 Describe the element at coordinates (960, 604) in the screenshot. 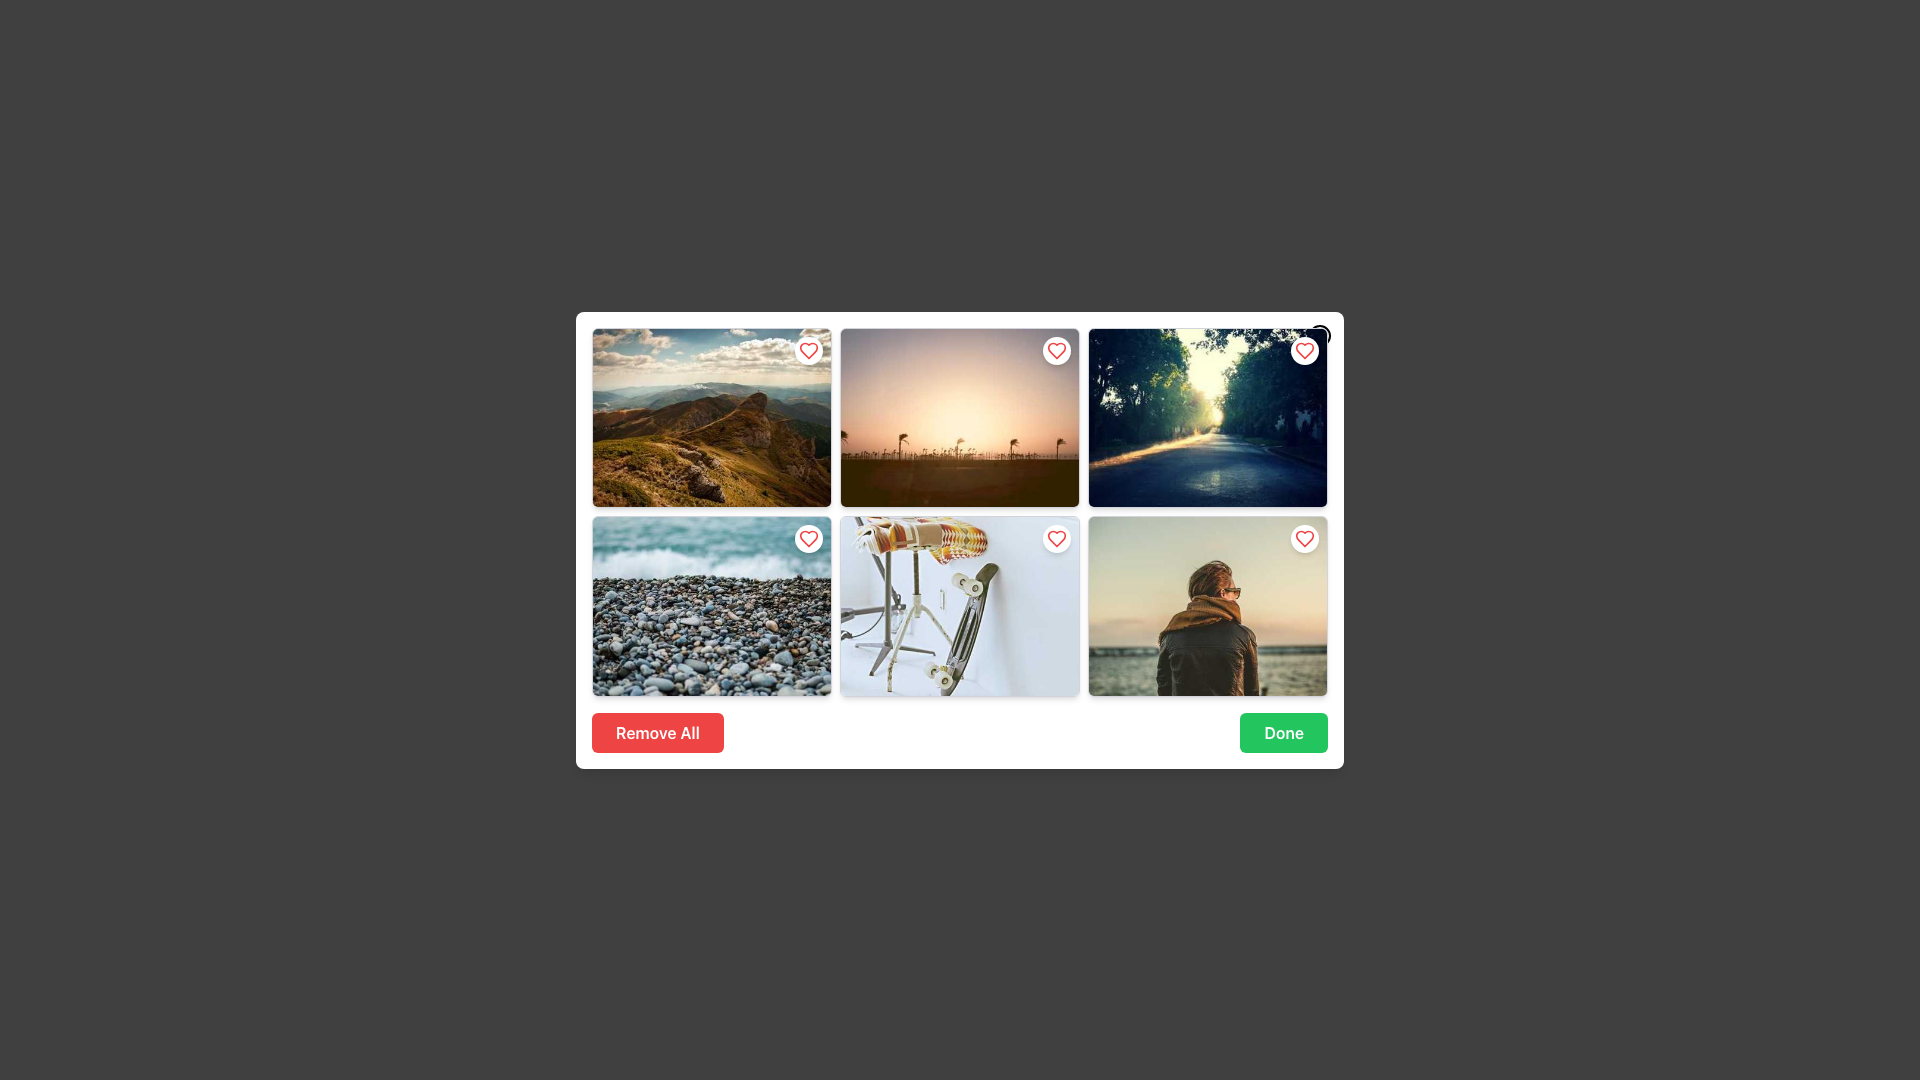

I see `the interactive image card located in the center row and second column of the gallery grid to scale the image` at that location.